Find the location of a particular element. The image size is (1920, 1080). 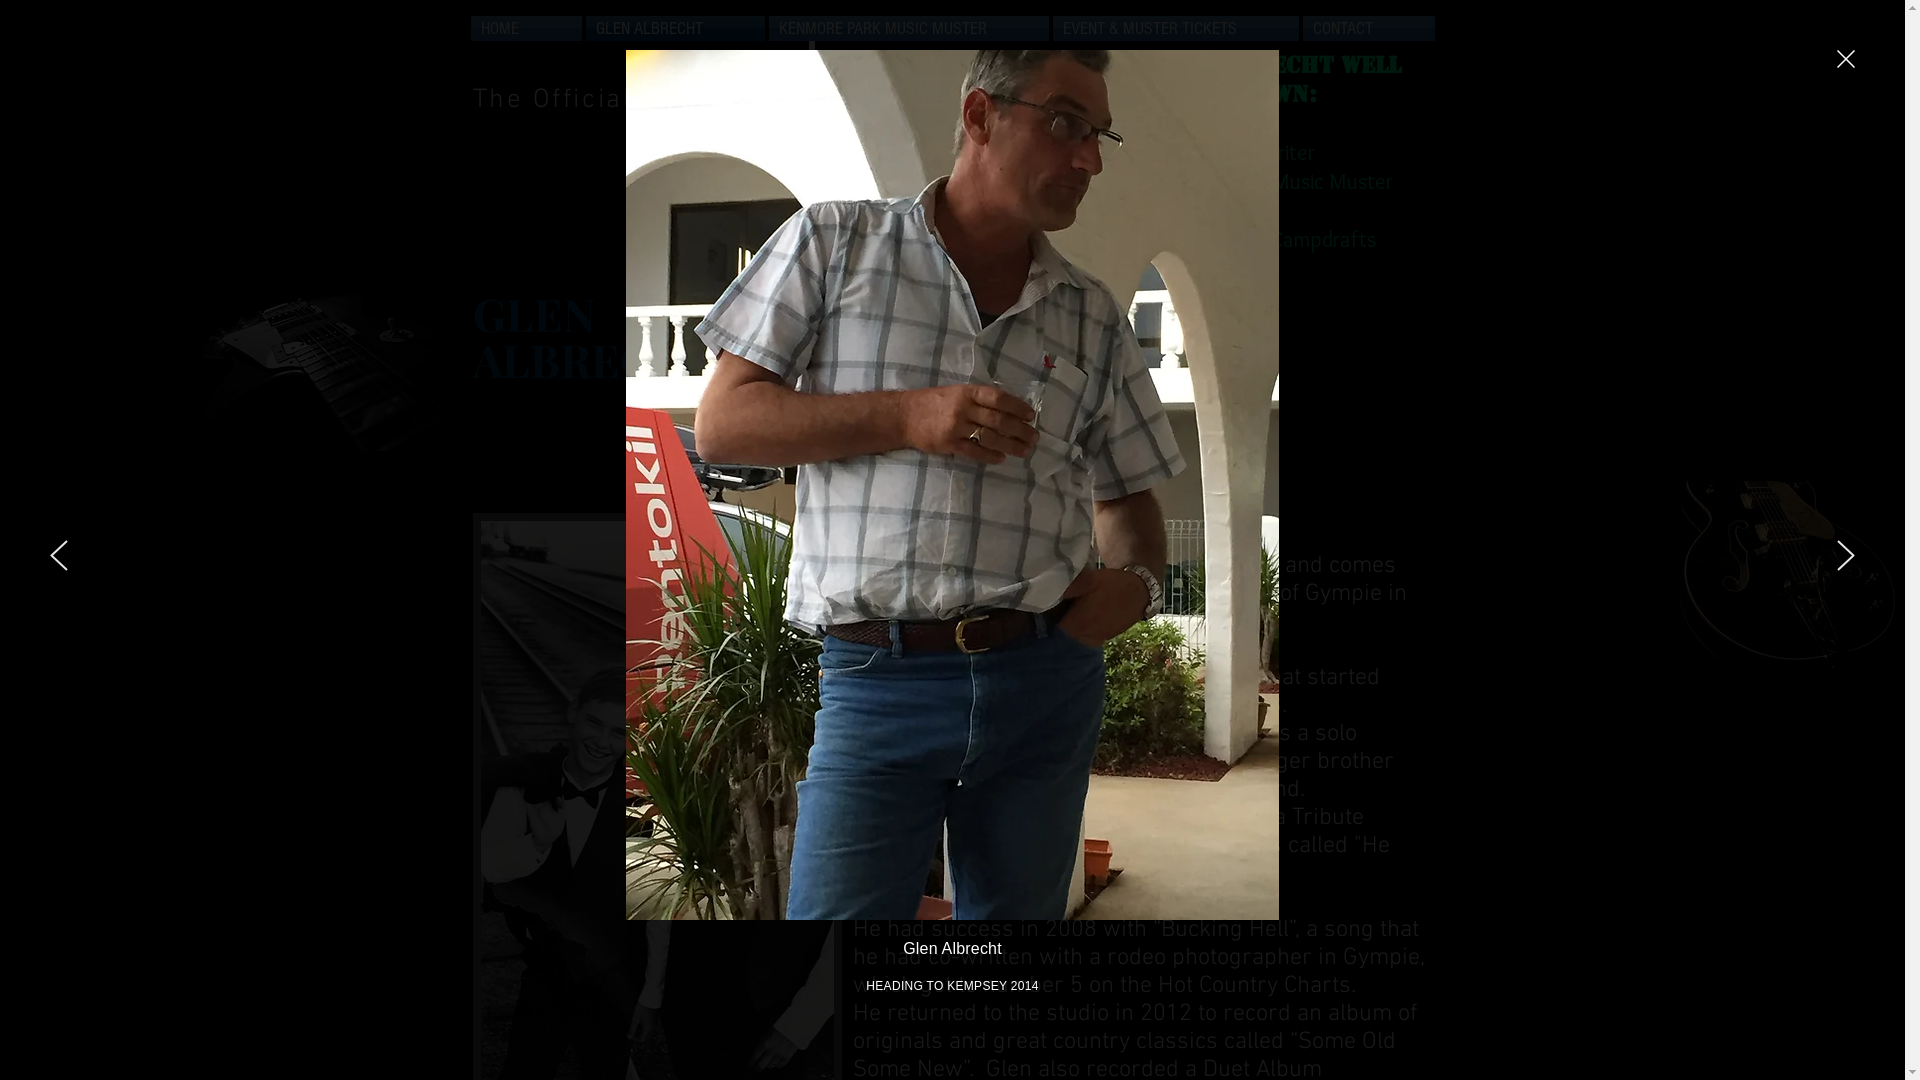

'The Official Website' is located at coordinates (610, 100).